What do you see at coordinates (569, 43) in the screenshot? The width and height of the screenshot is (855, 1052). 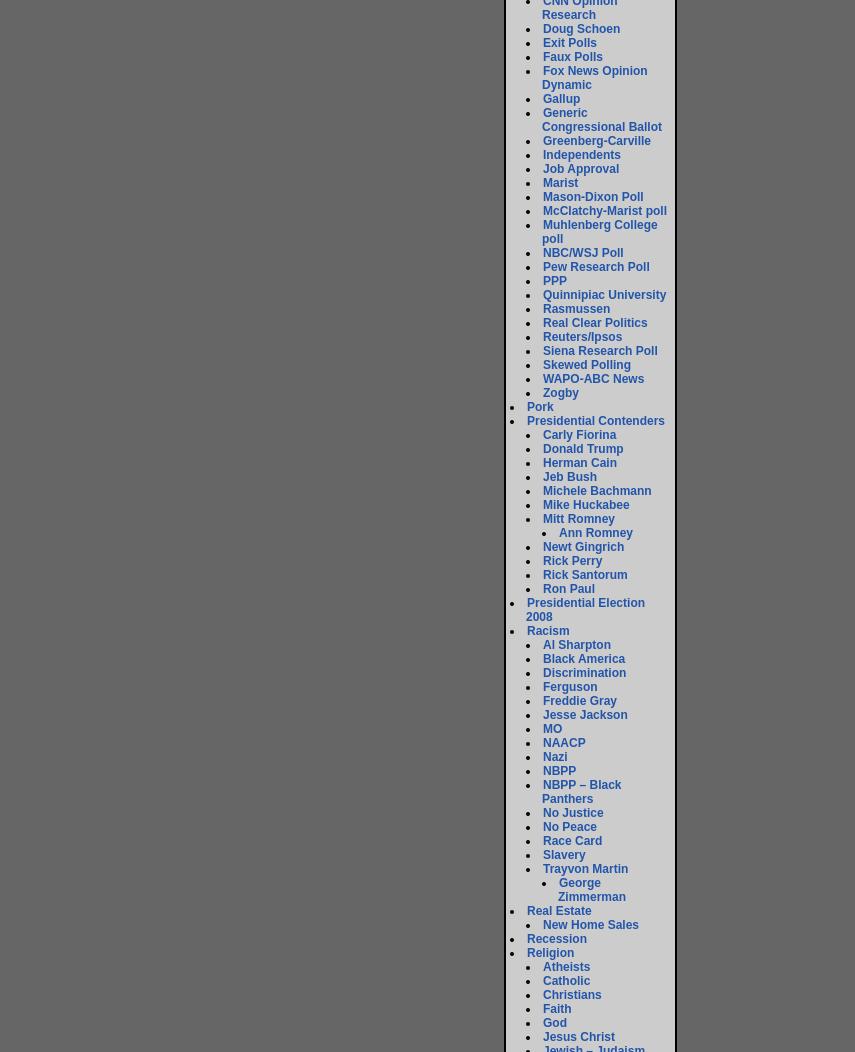 I see `'Exit Polls'` at bounding box center [569, 43].